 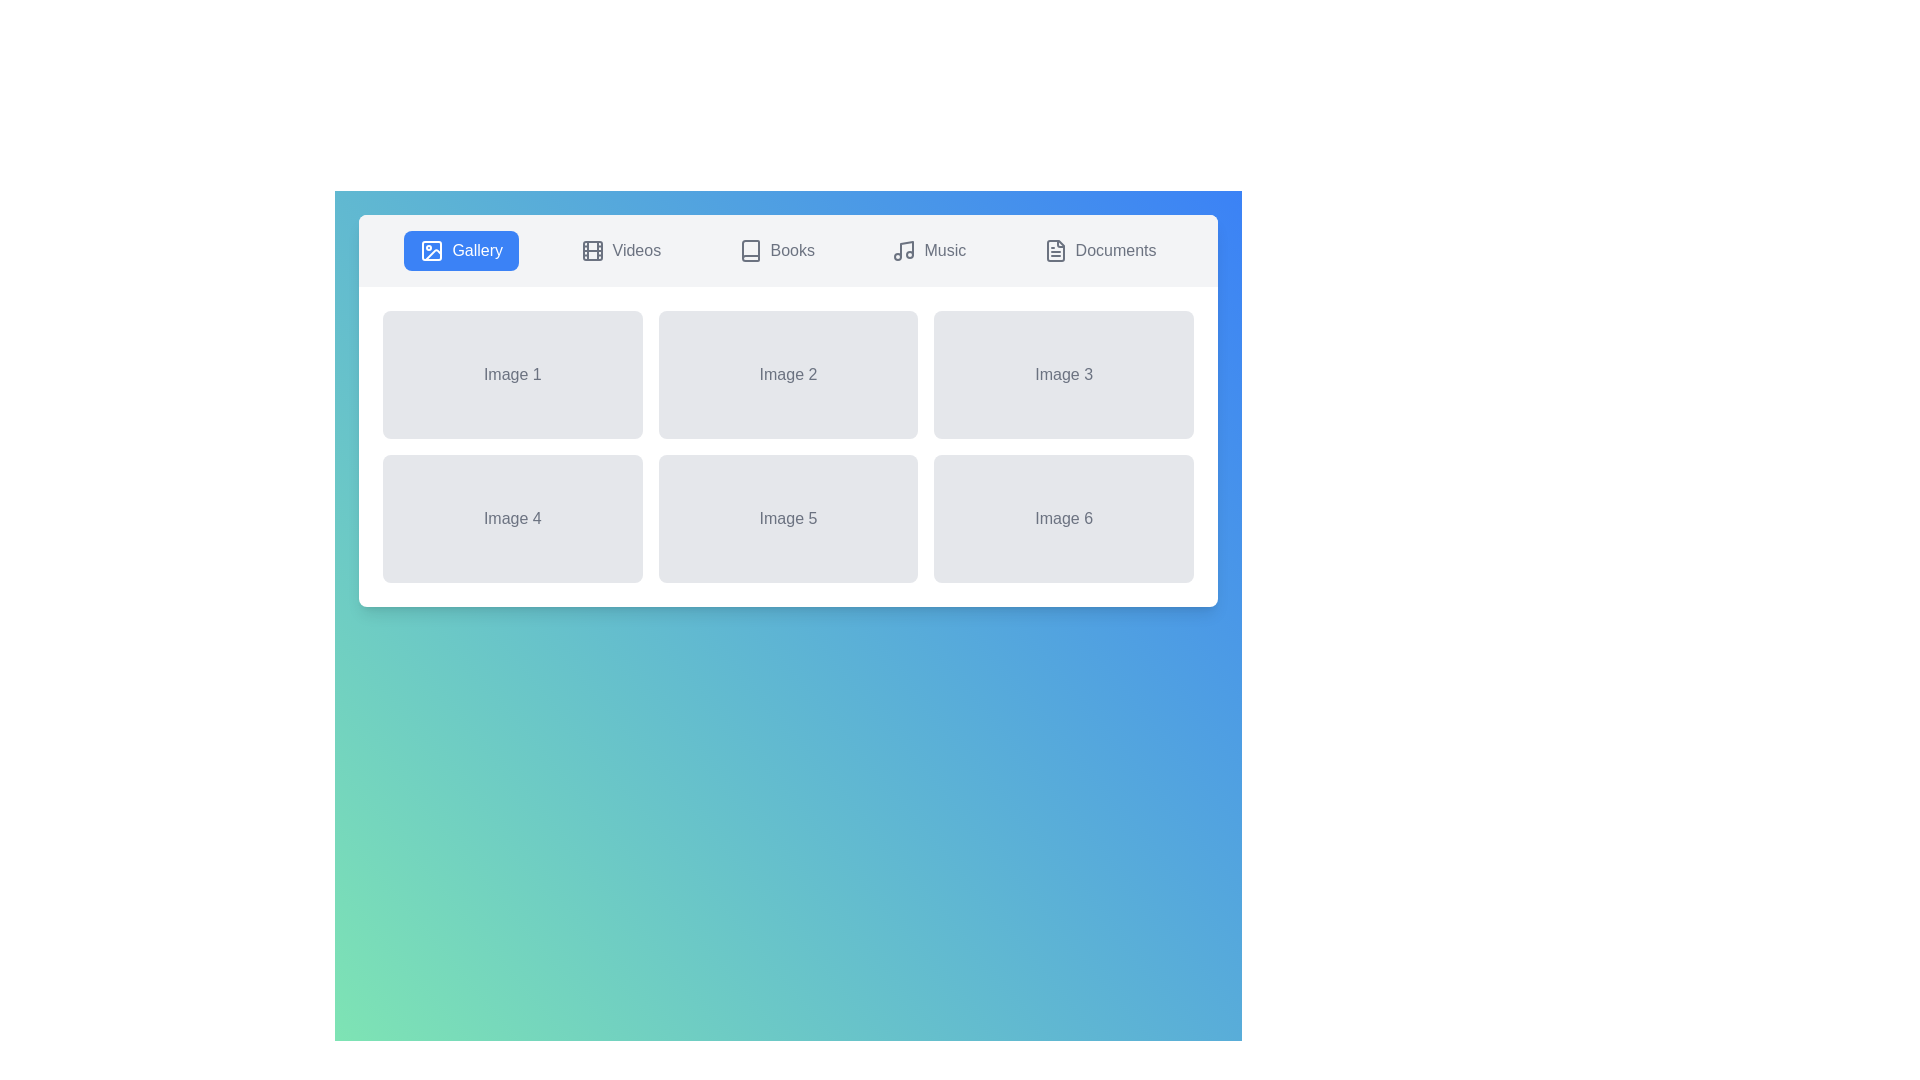 I want to click on the 'Gallery' button, so click(x=460, y=249).